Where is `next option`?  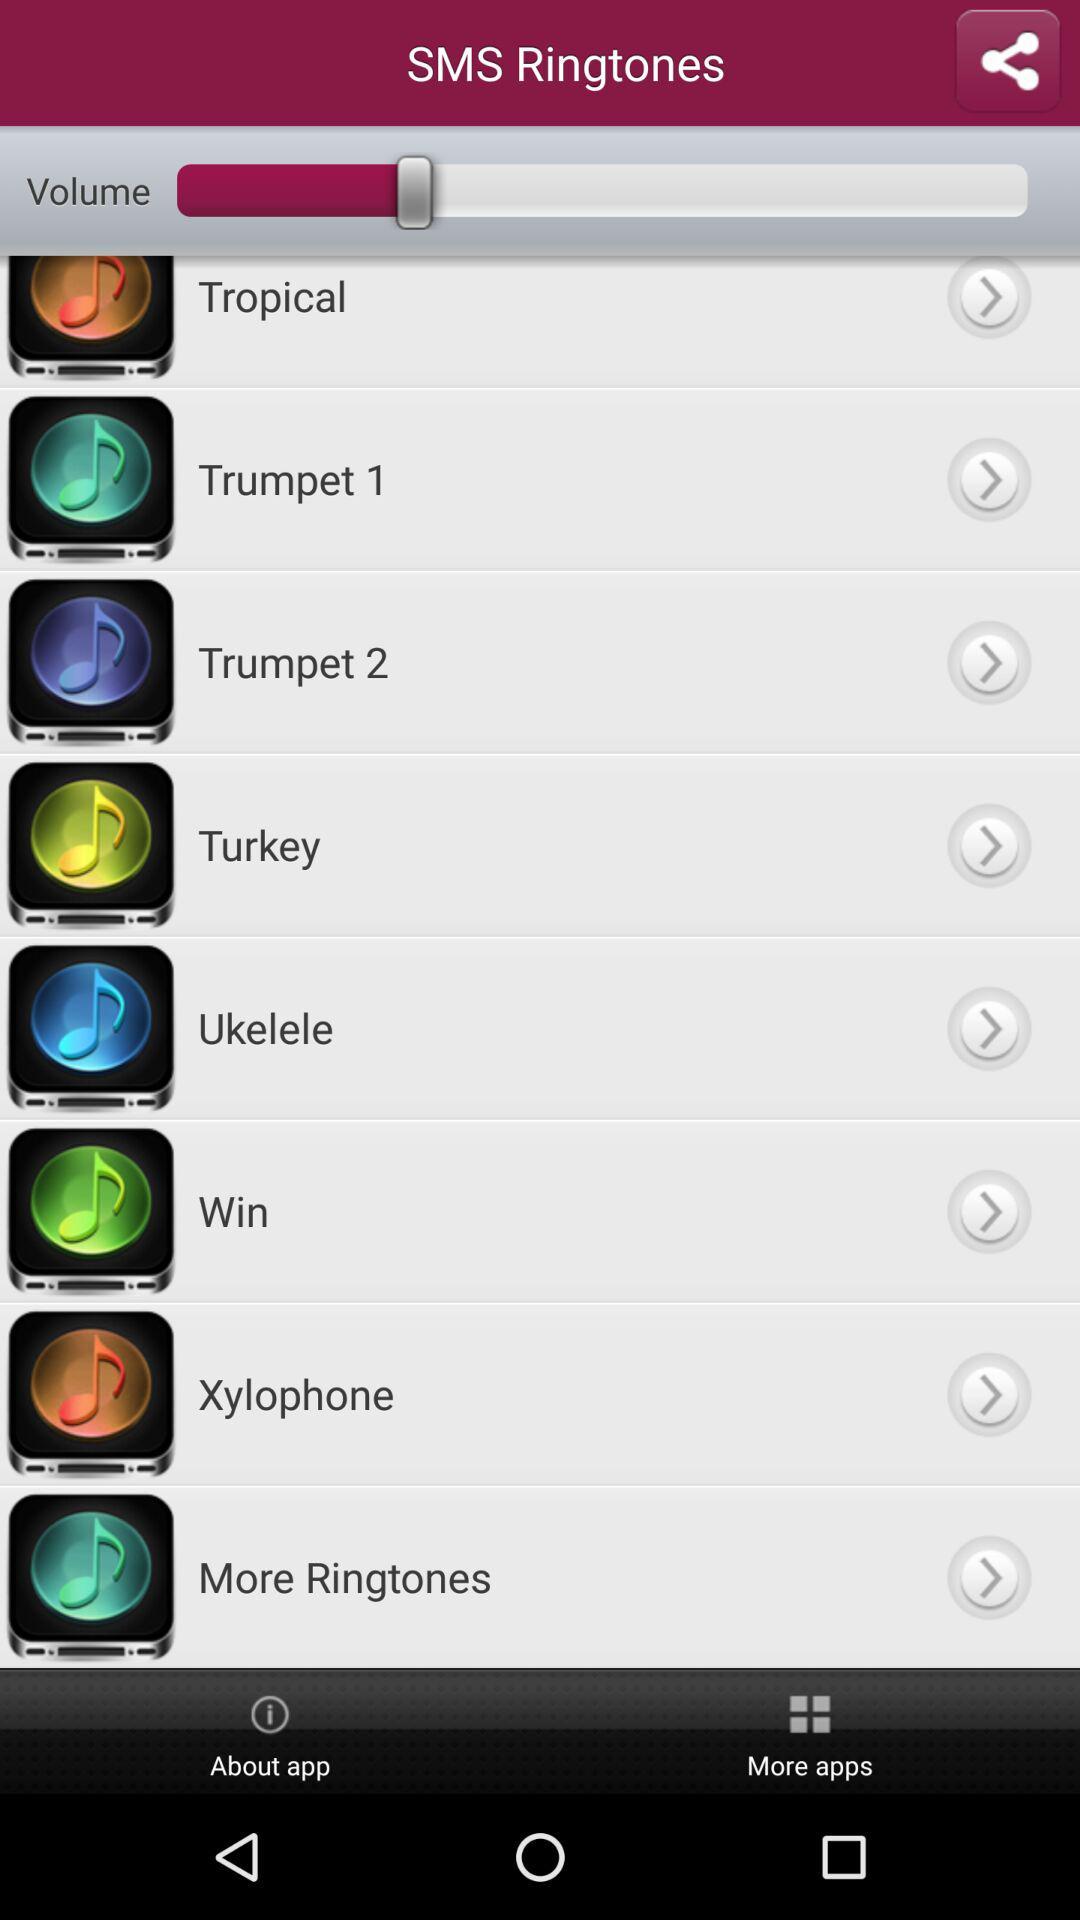
next option is located at coordinates (987, 844).